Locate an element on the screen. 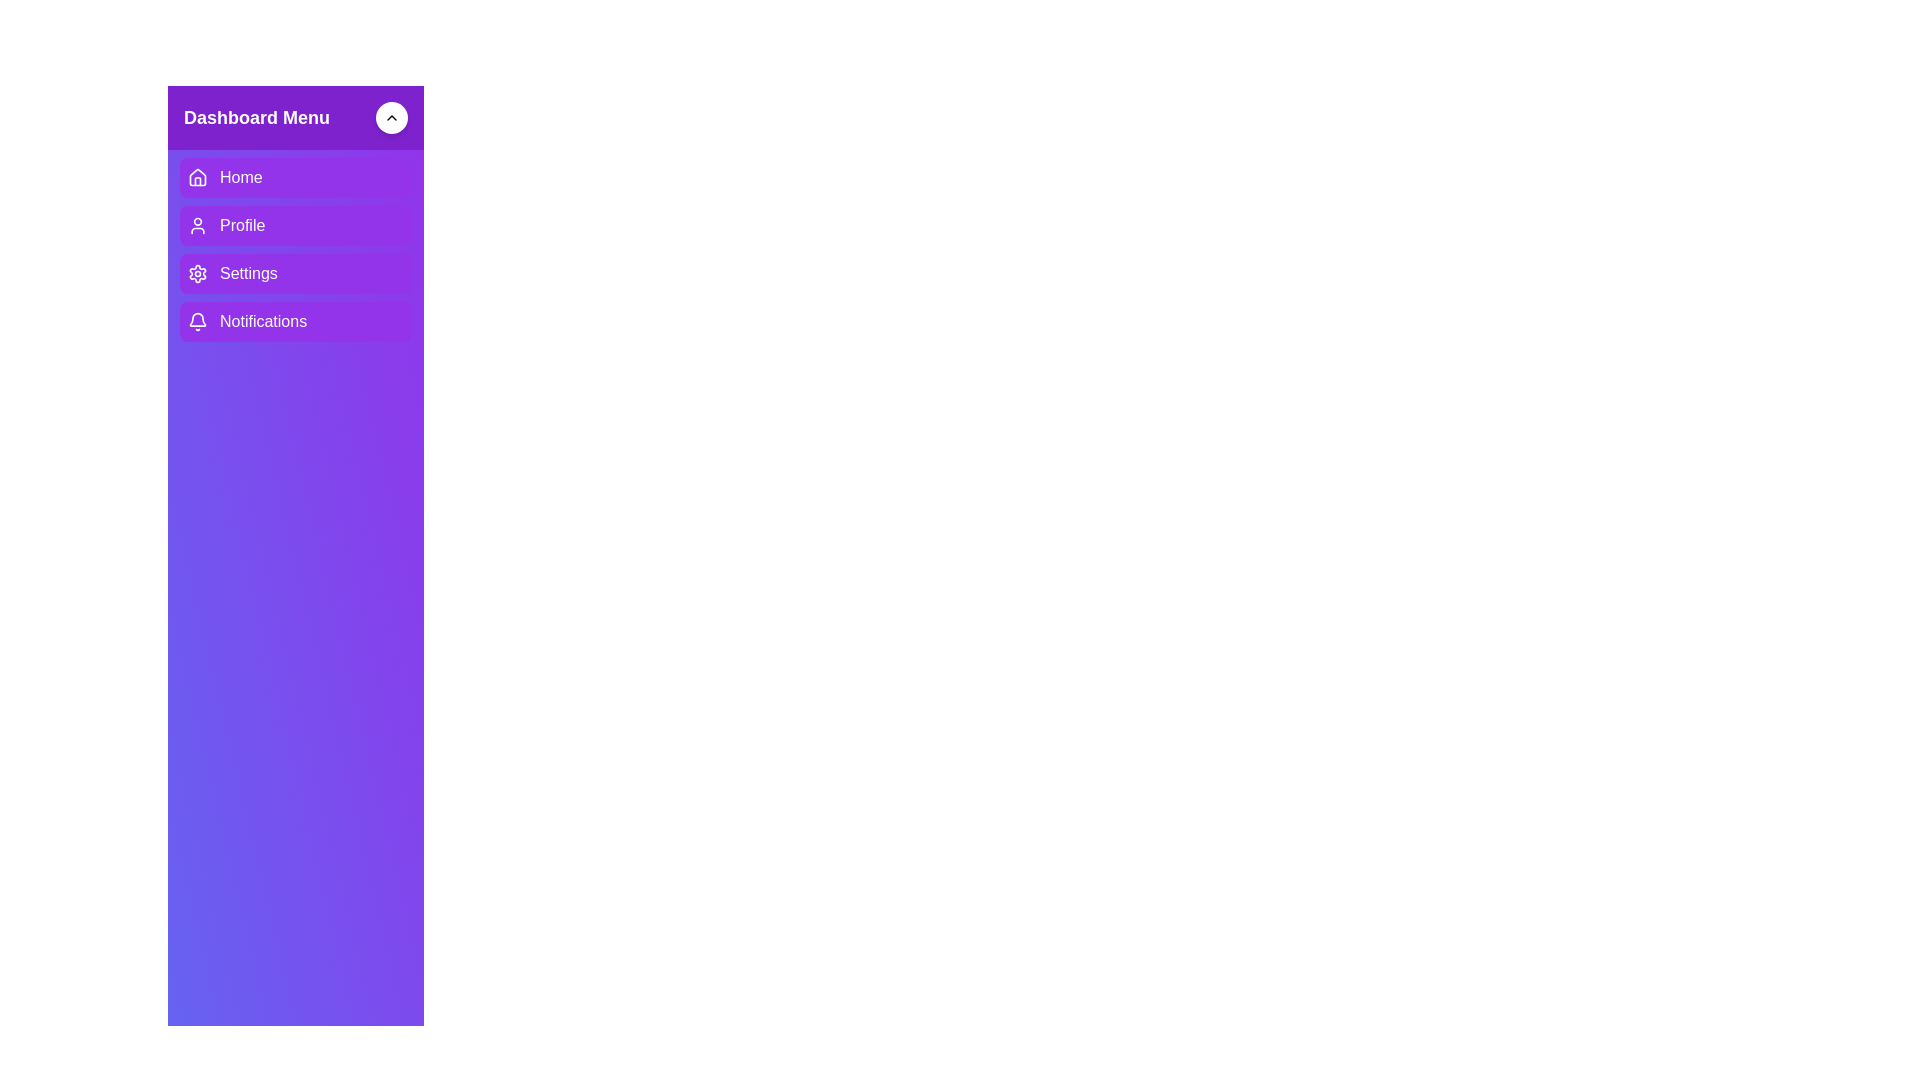  the user profile icon located within the 'Profile' menu item of the vertical navigation bar is located at coordinates (197, 225).